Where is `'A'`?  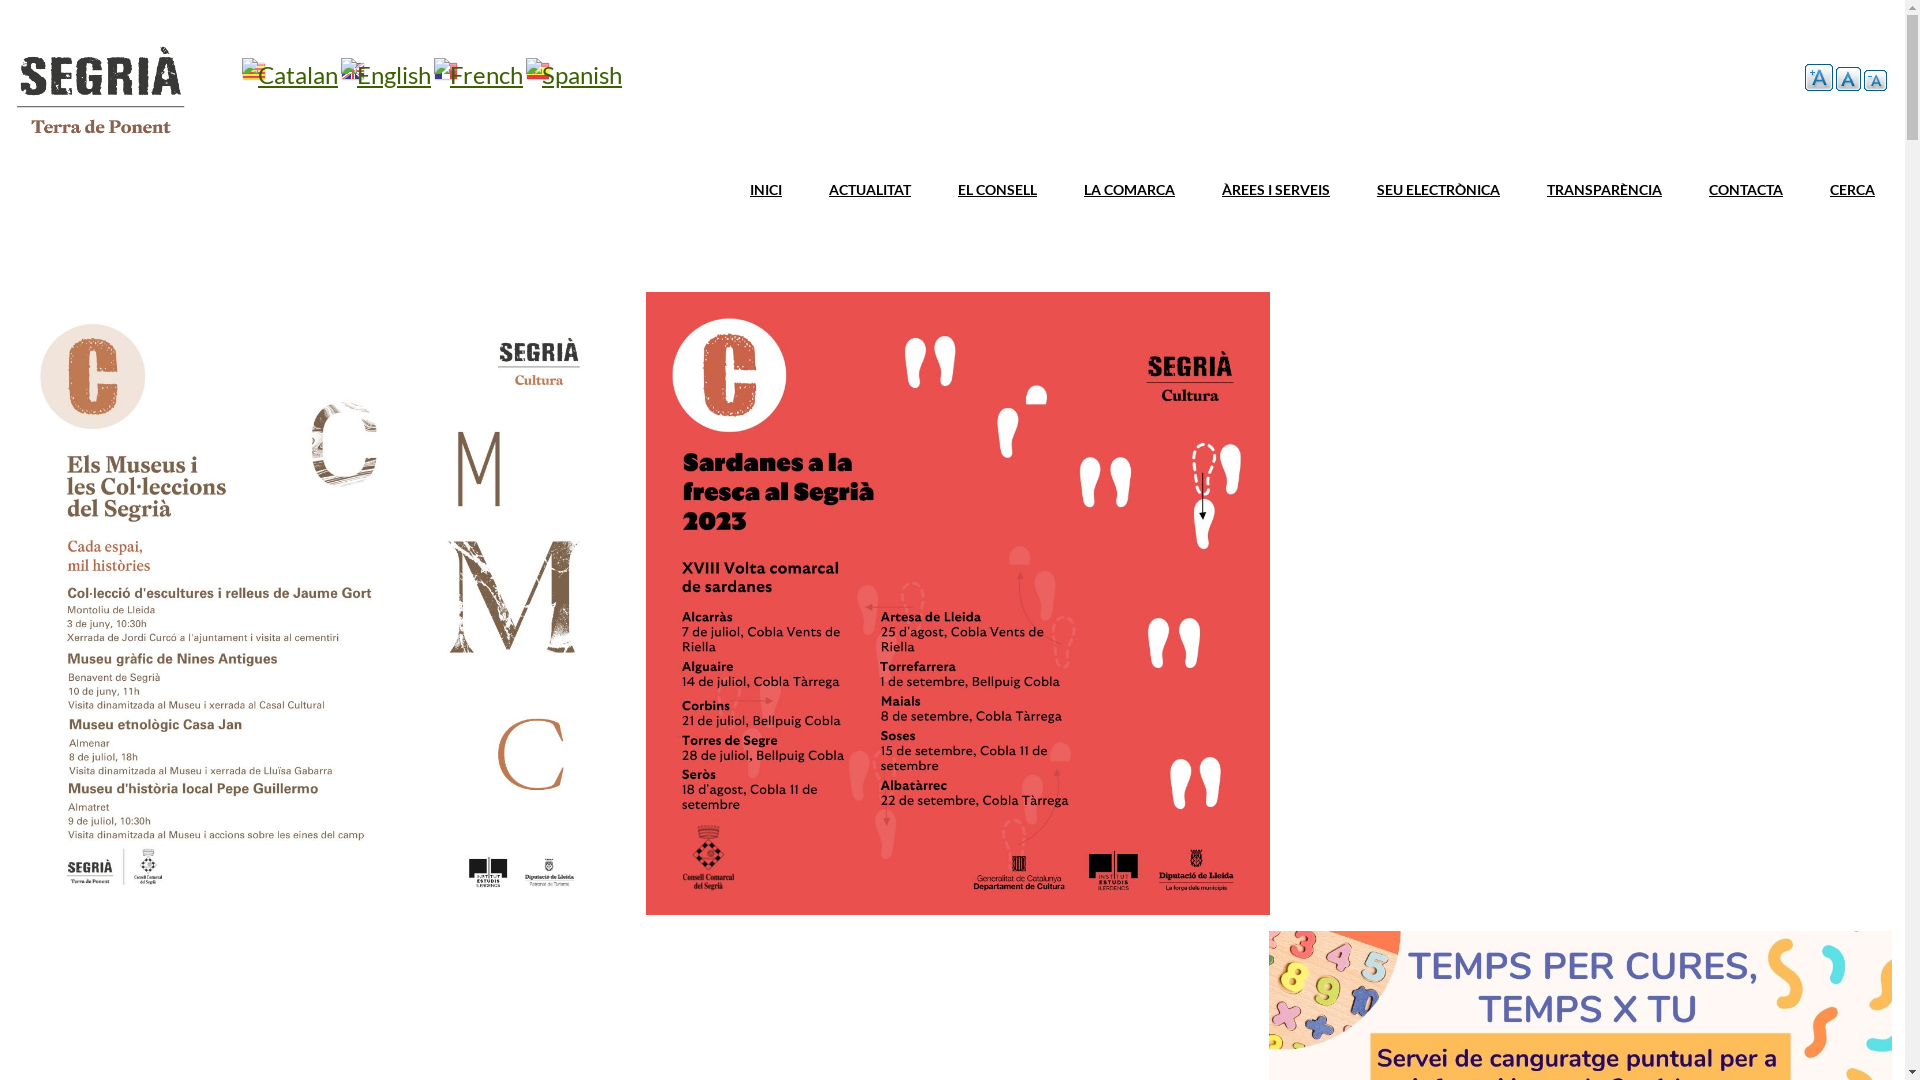
'A' is located at coordinates (1874, 79).